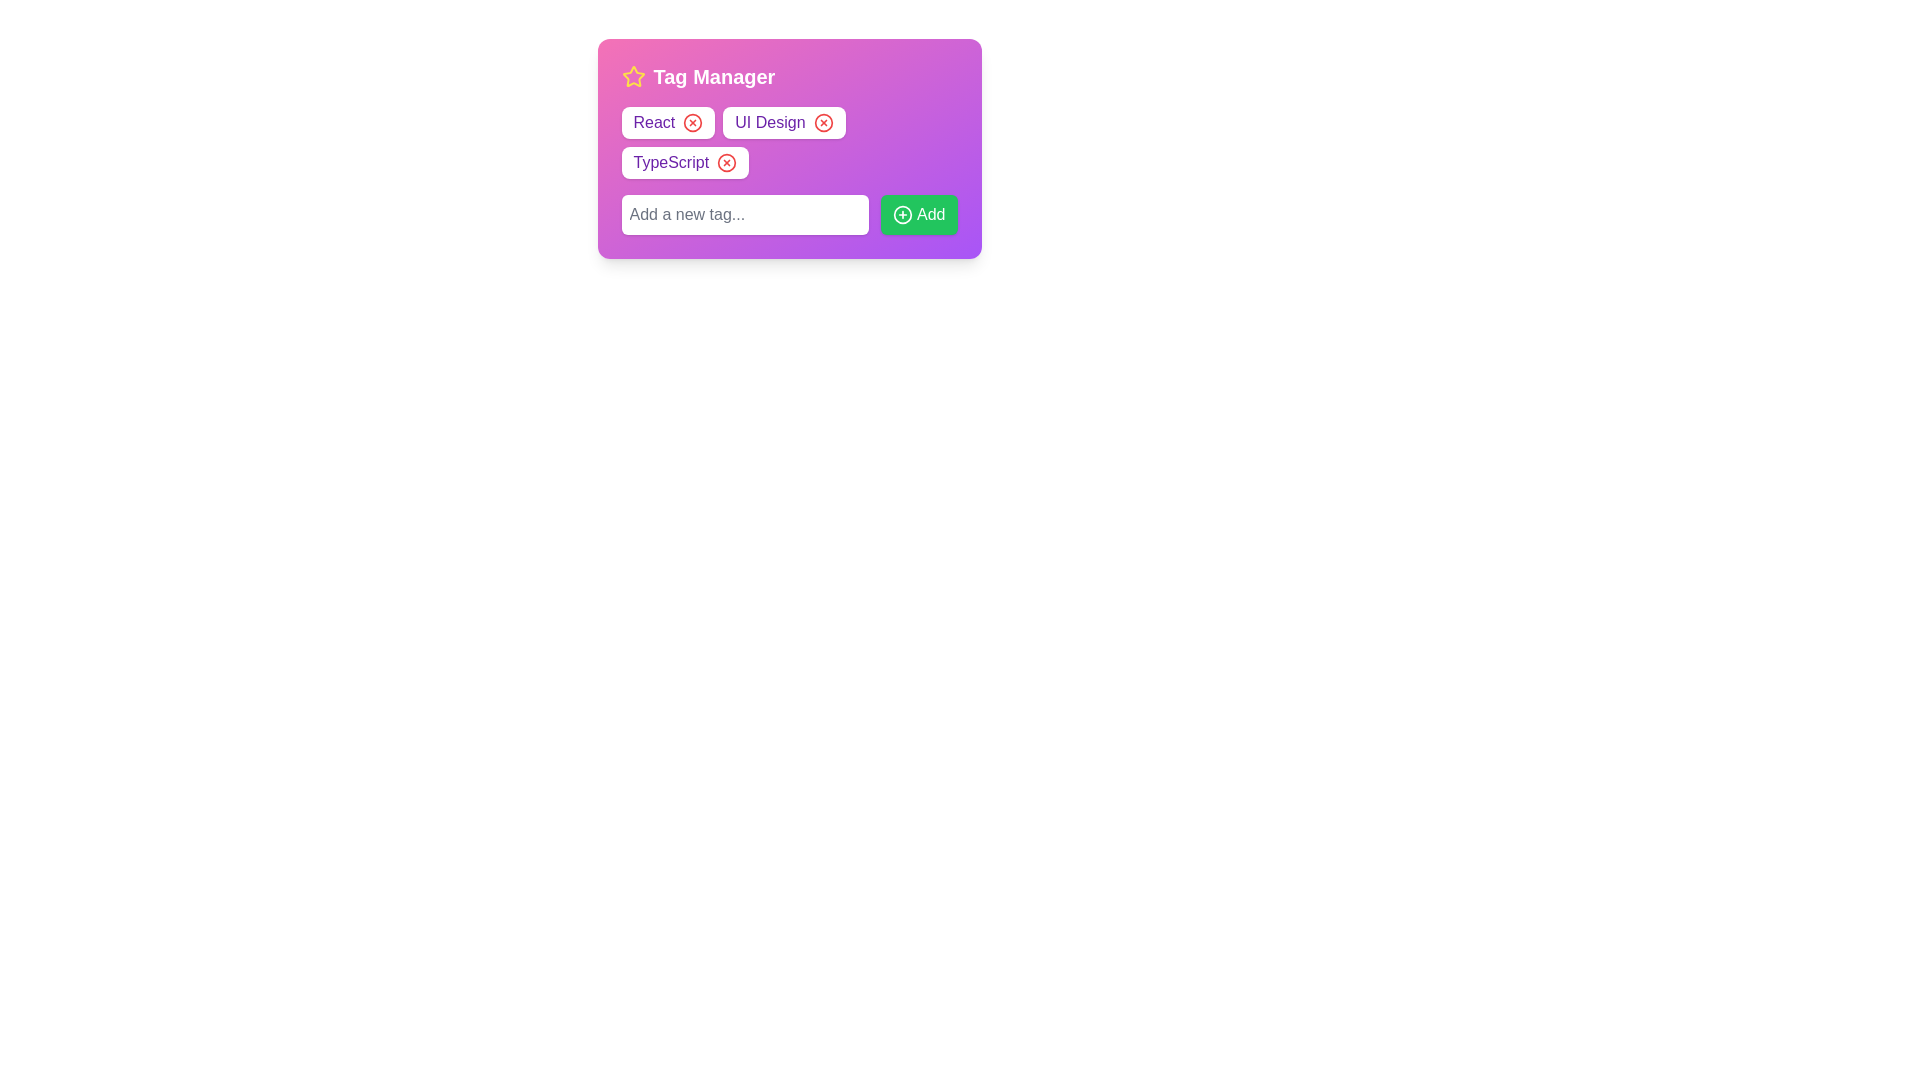 This screenshot has height=1080, width=1920. What do you see at coordinates (726, 161) in the screenshot?
I see `the circular red close action component associated with the 'TypeScript' tag` at bounding box center [726, 161].